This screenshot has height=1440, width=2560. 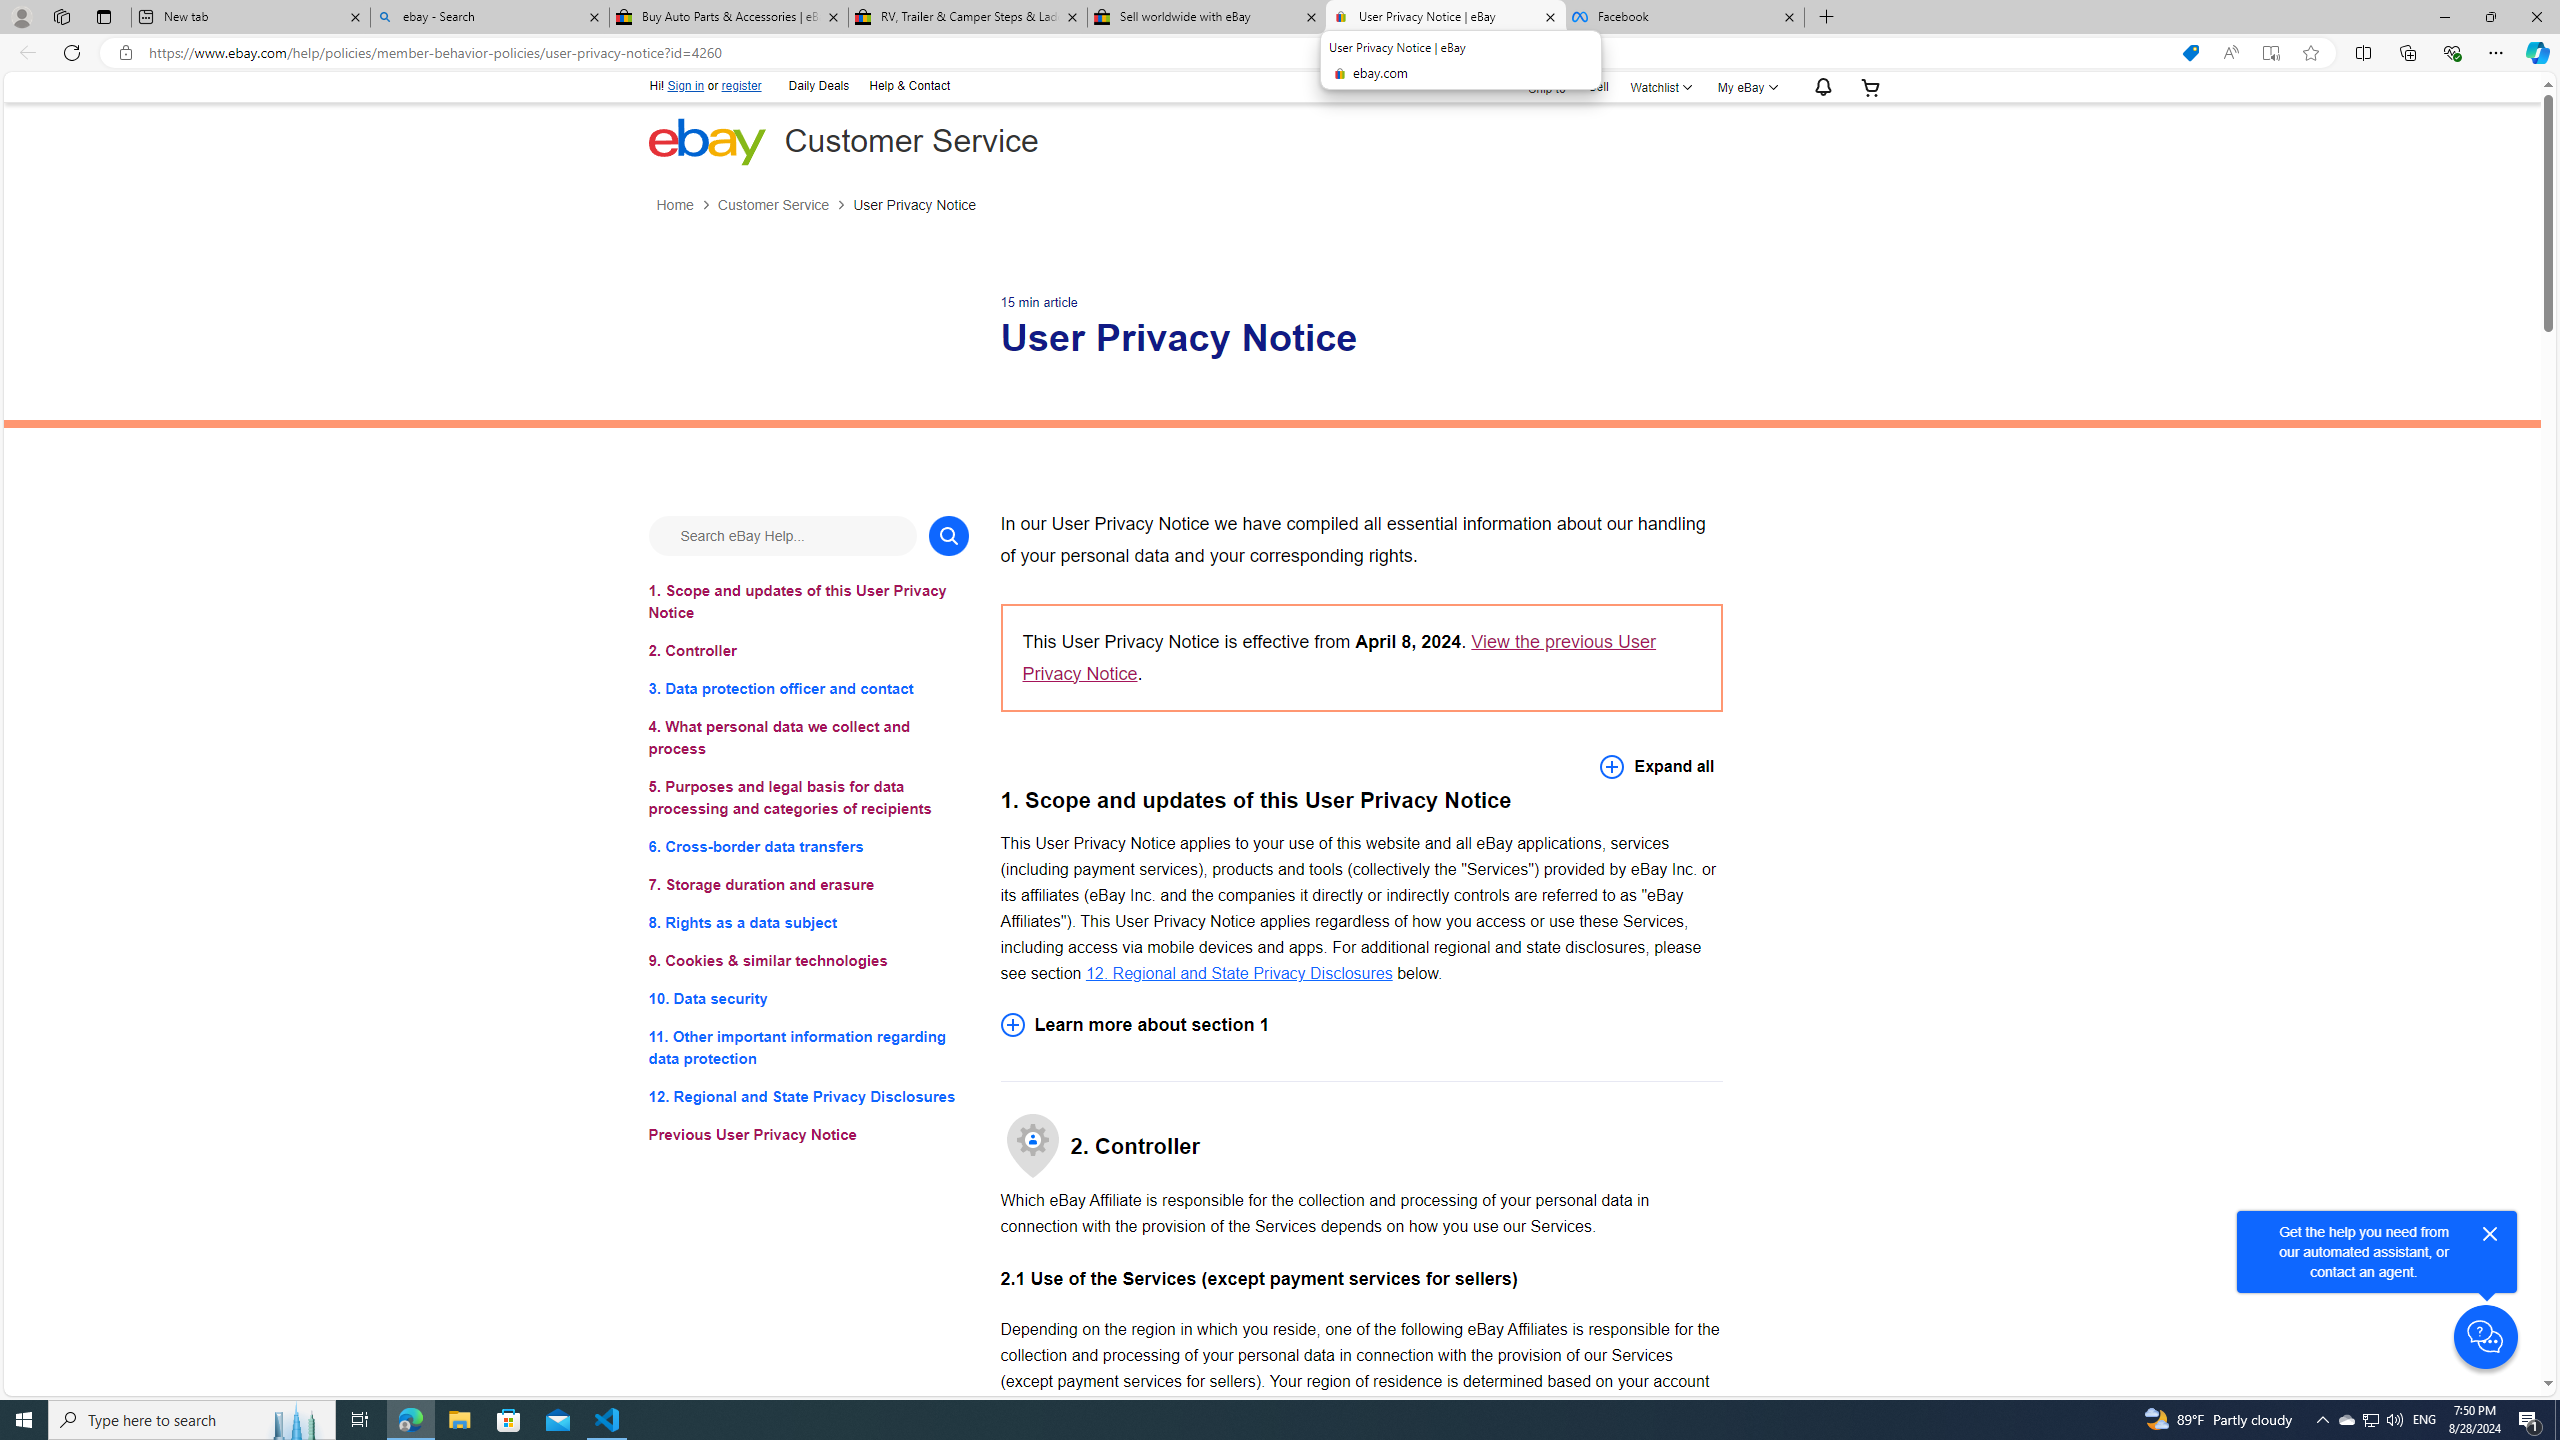 I want to click on 'Ship to', so click(x=1533, y=85).